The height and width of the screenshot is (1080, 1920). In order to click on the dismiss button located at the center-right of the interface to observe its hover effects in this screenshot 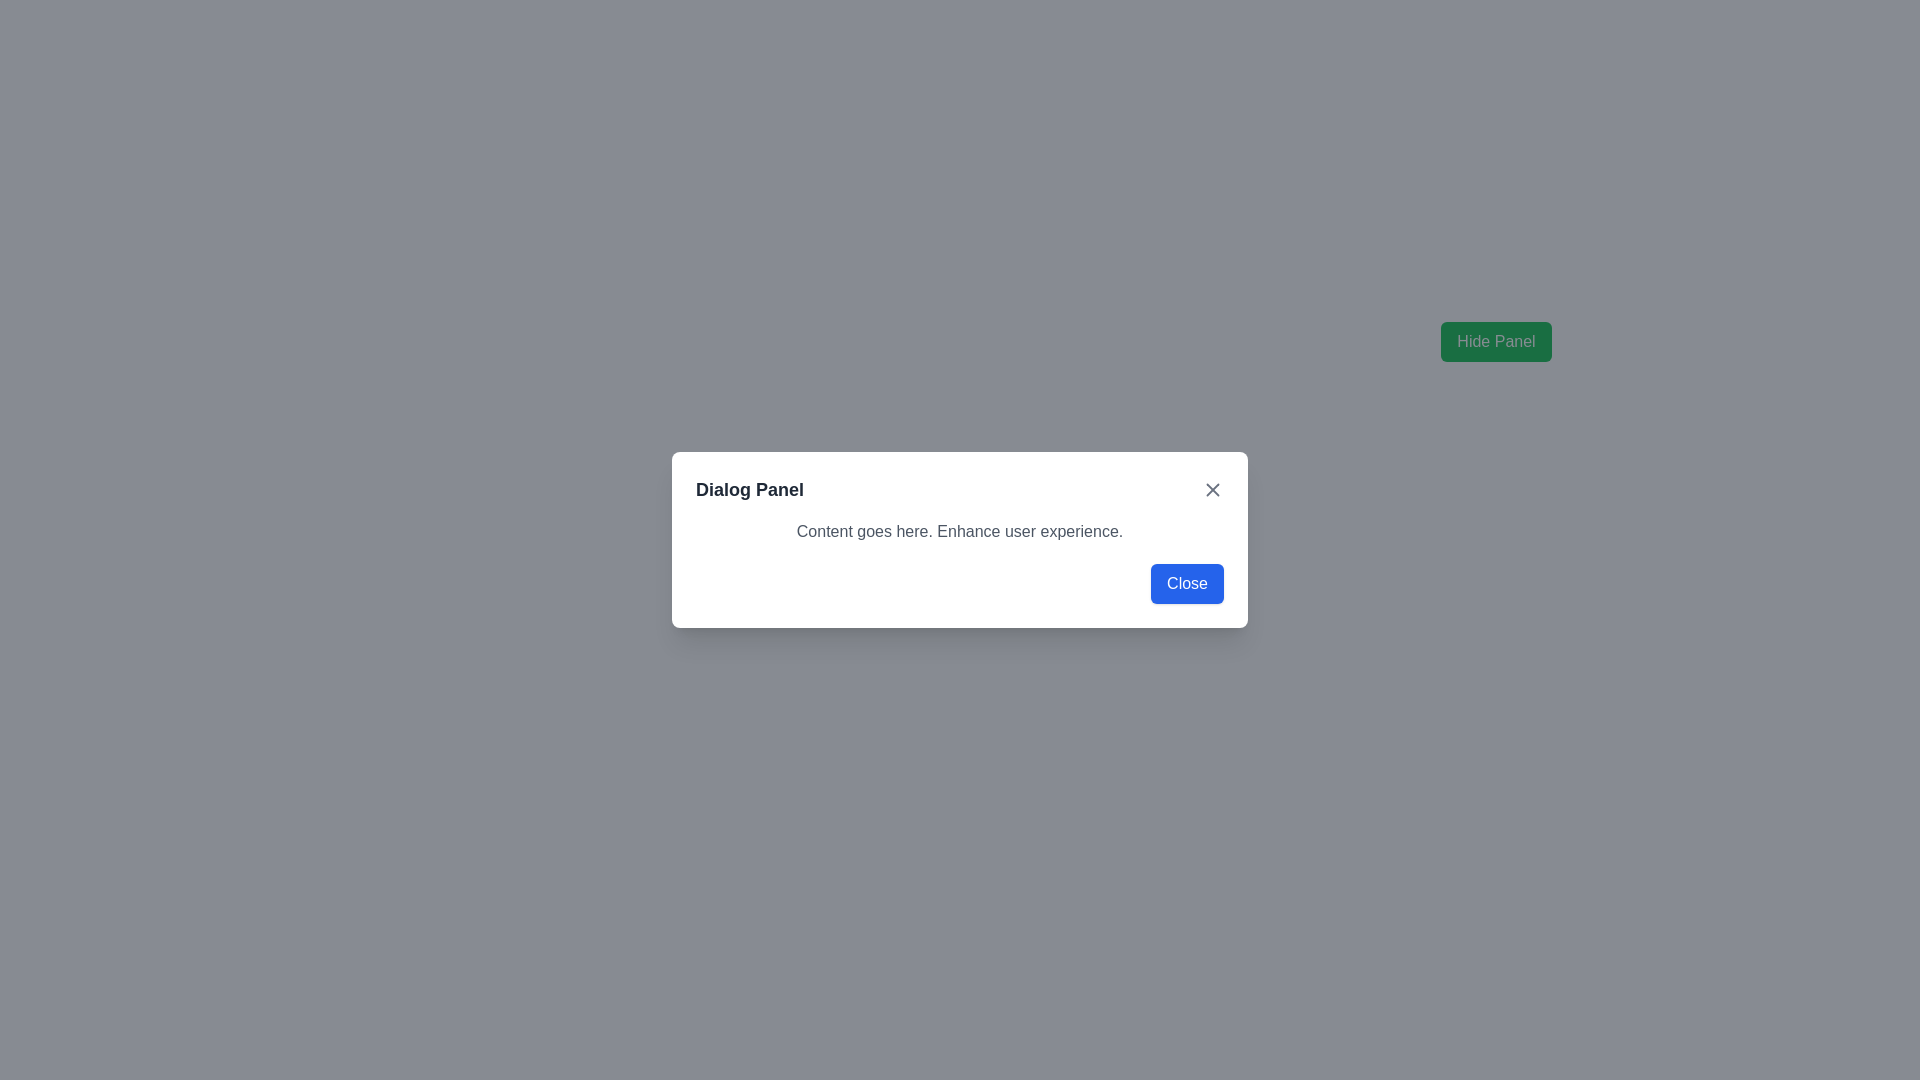, I will do `click(1496, 341)`.